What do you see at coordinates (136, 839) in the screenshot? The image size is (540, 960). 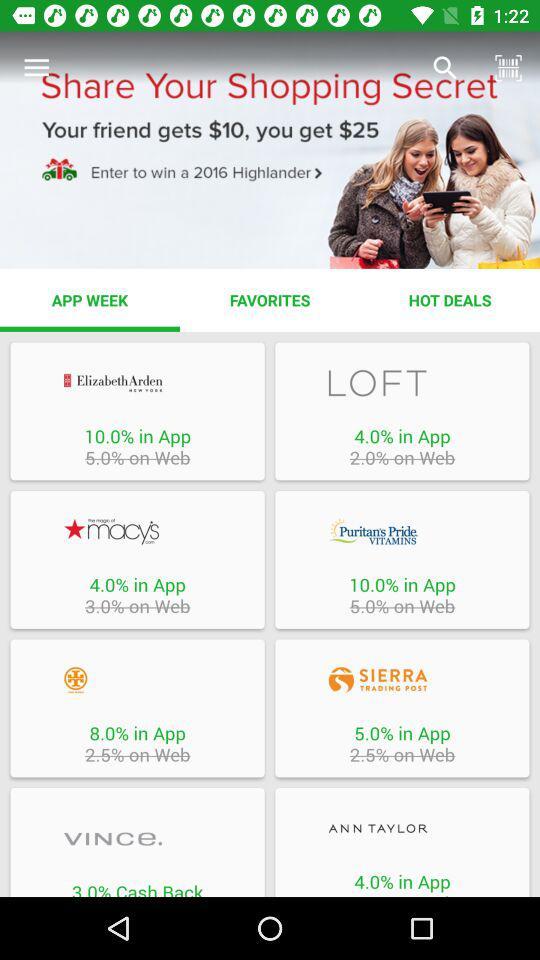 I see `specific designer` at bounding box center [136, 839].